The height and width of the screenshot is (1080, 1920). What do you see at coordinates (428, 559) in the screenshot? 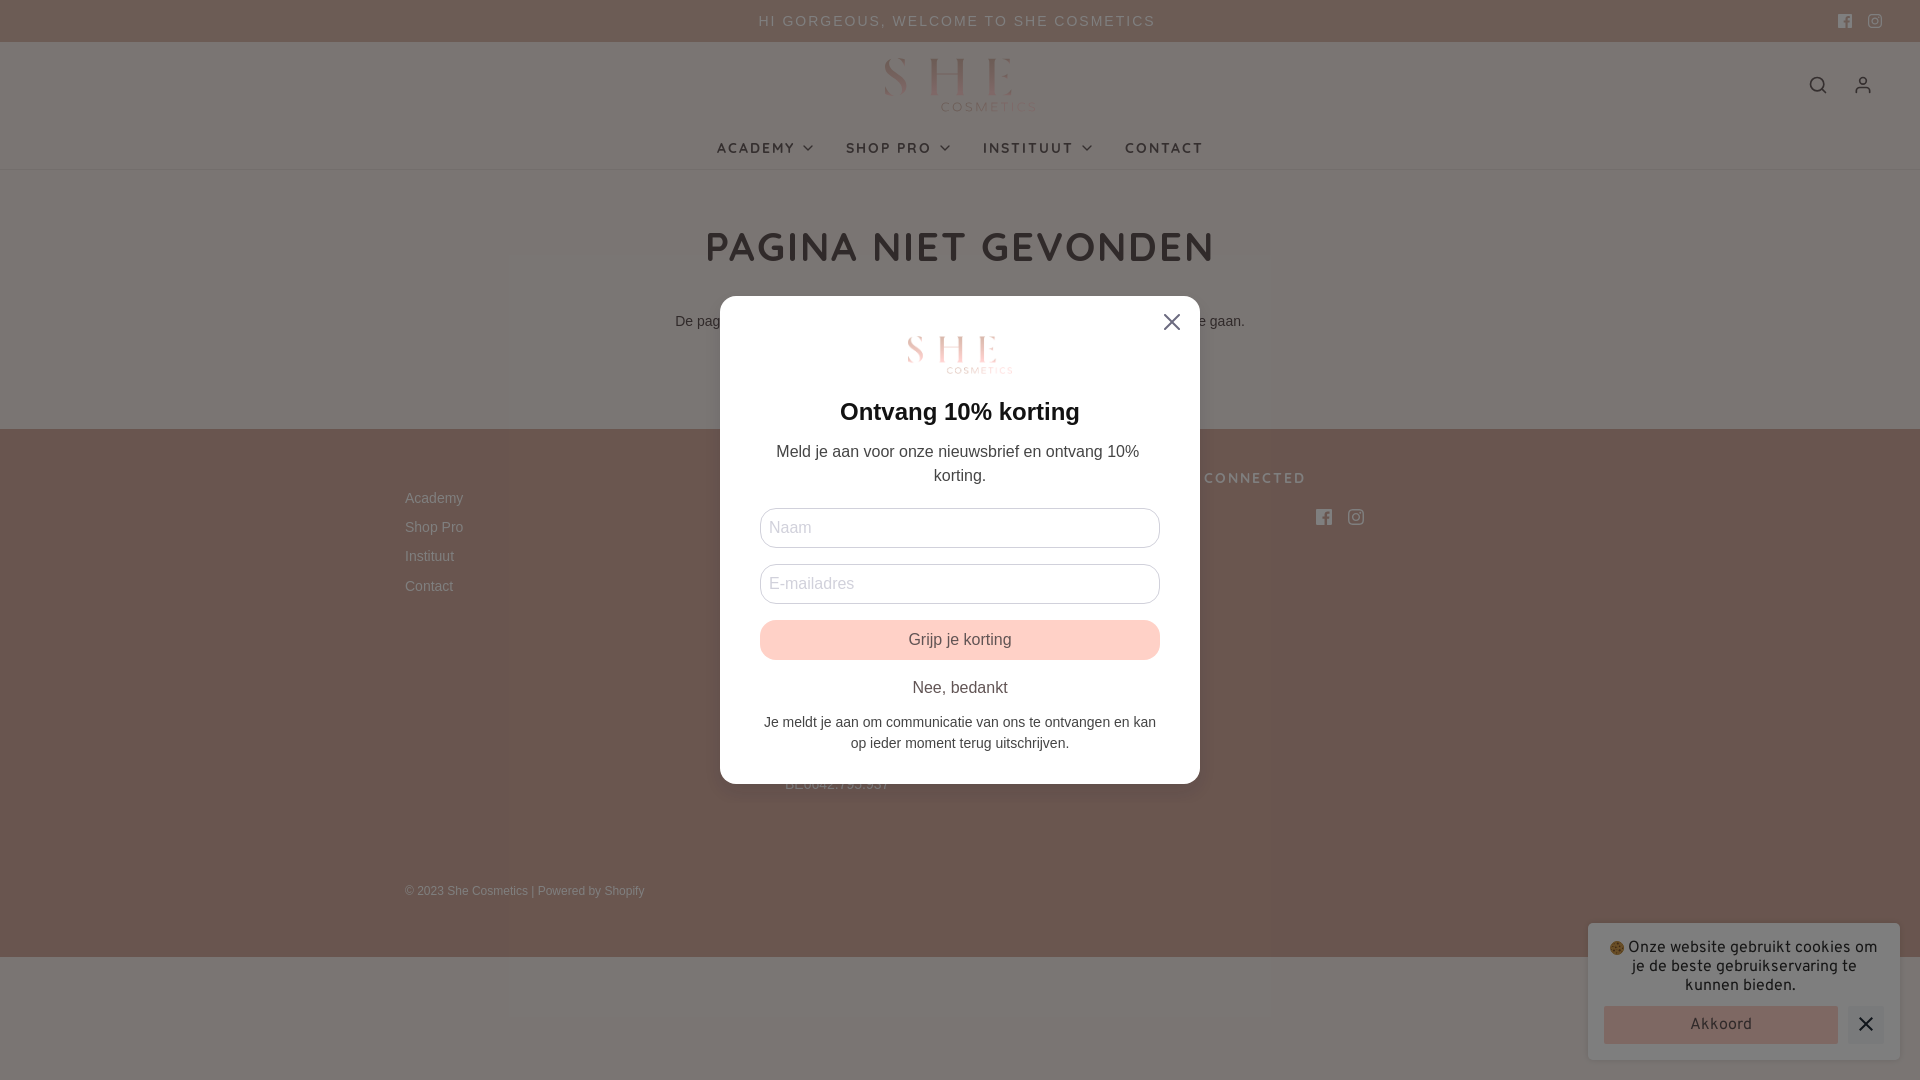
I see `'Instituut'` at bounding box center [428, 559].